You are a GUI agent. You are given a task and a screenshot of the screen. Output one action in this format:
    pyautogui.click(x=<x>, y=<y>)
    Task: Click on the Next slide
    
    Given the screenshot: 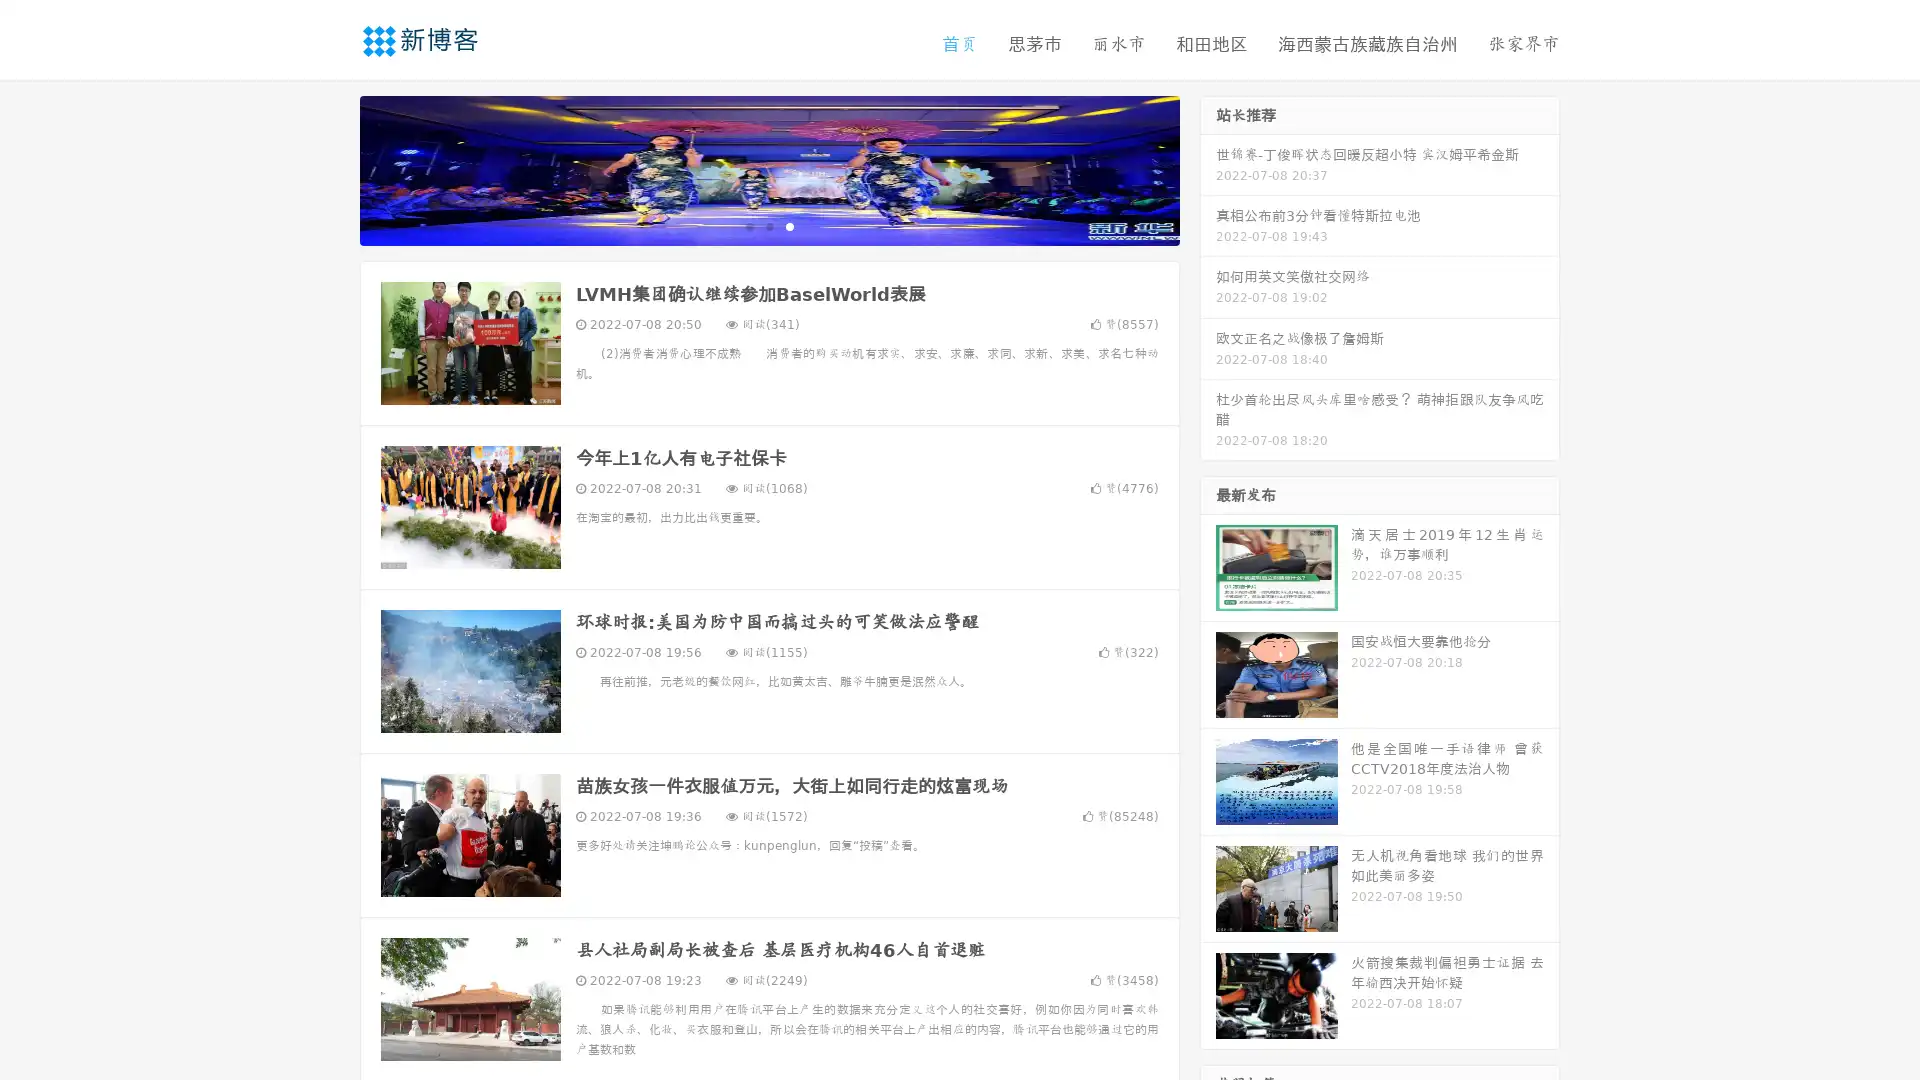 What is the action you would take?
    pyautogui.click(x=1208, y=168)
    